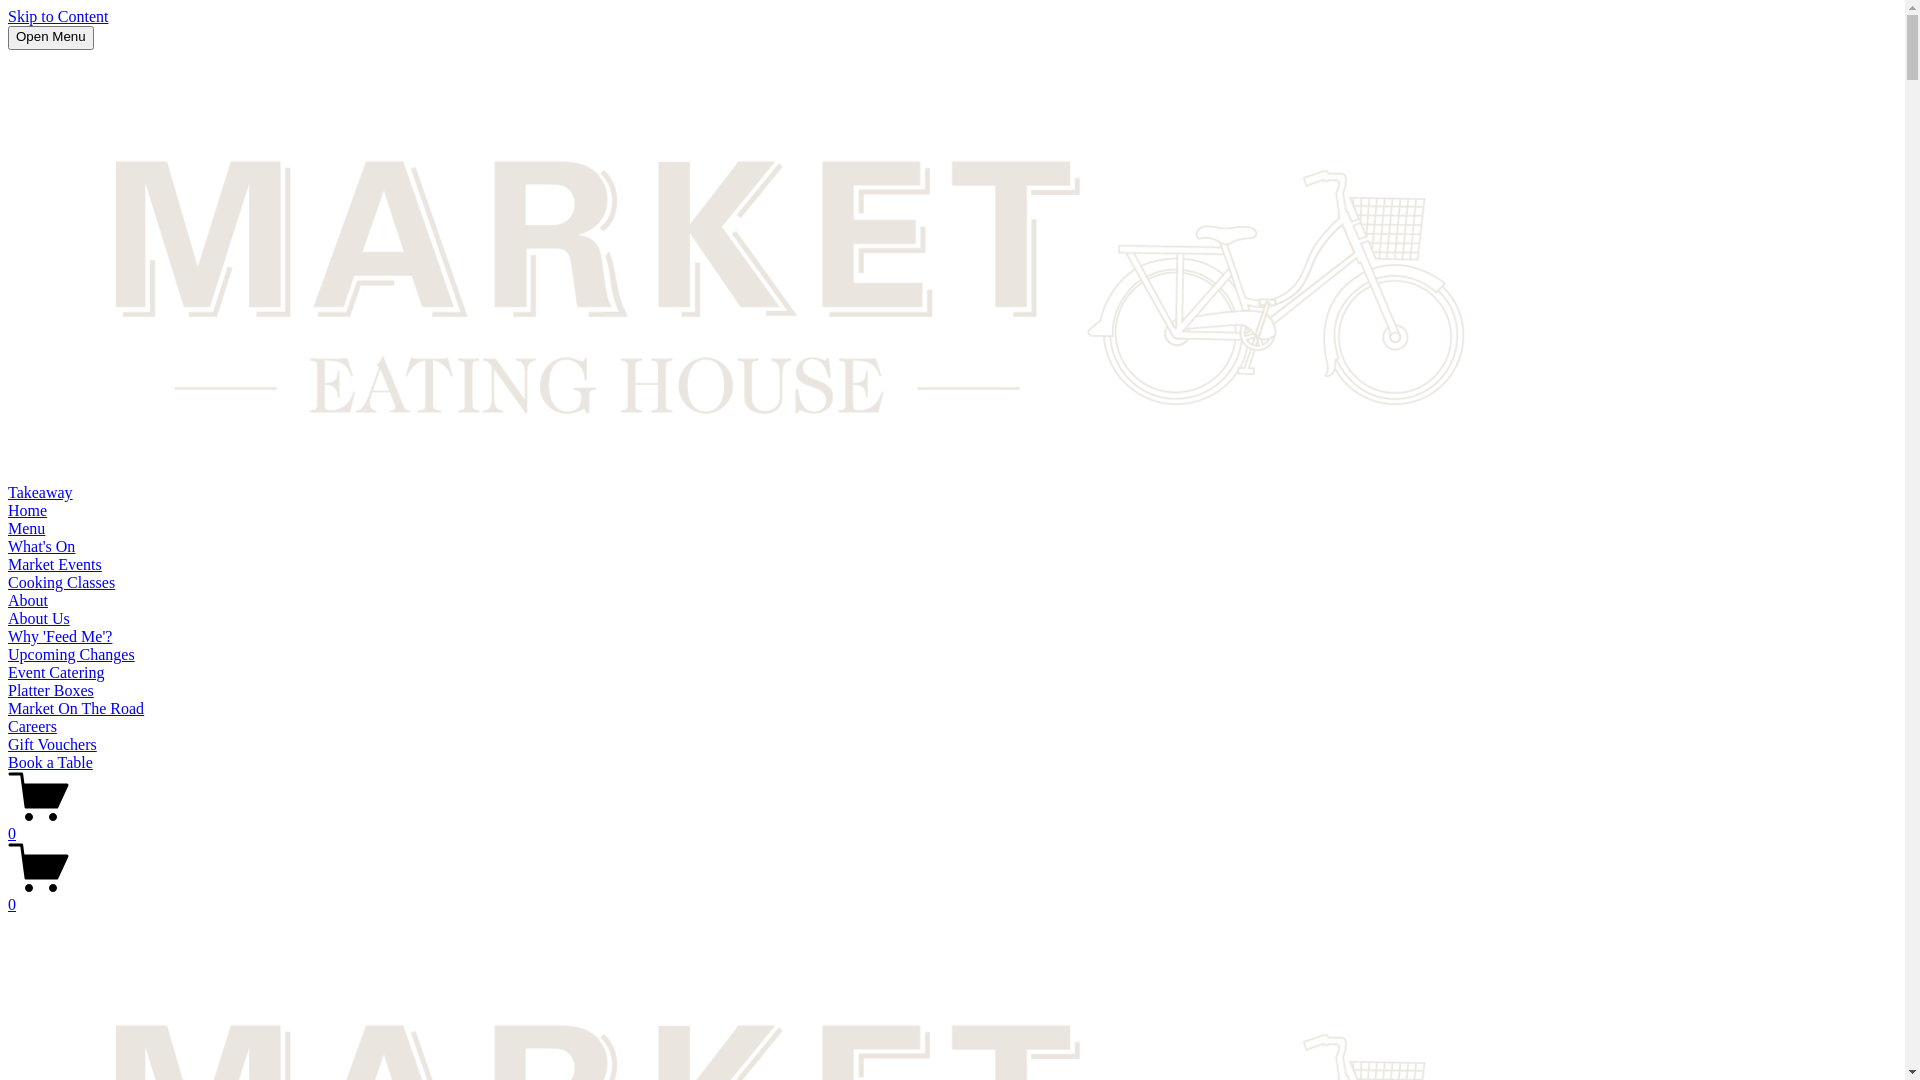 The height and width of the screenshot is (1080, 1920). What do you see at coordinates (26, 527) in the screenshot?
I see `'Menu'` at bounding box center [26, 527].